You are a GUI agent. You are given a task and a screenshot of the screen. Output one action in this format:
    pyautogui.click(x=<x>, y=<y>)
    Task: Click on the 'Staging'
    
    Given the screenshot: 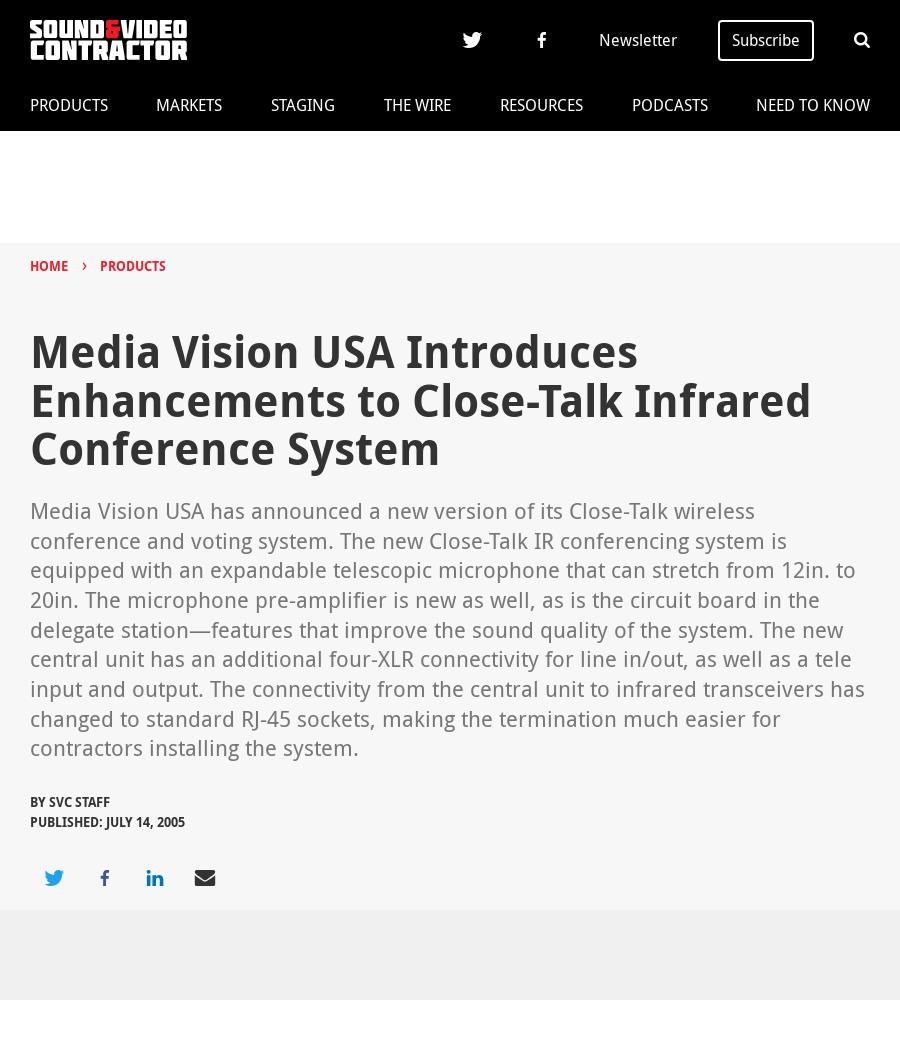 What is the action you would take?
    pyautogui.click(x=302, y=105)
    